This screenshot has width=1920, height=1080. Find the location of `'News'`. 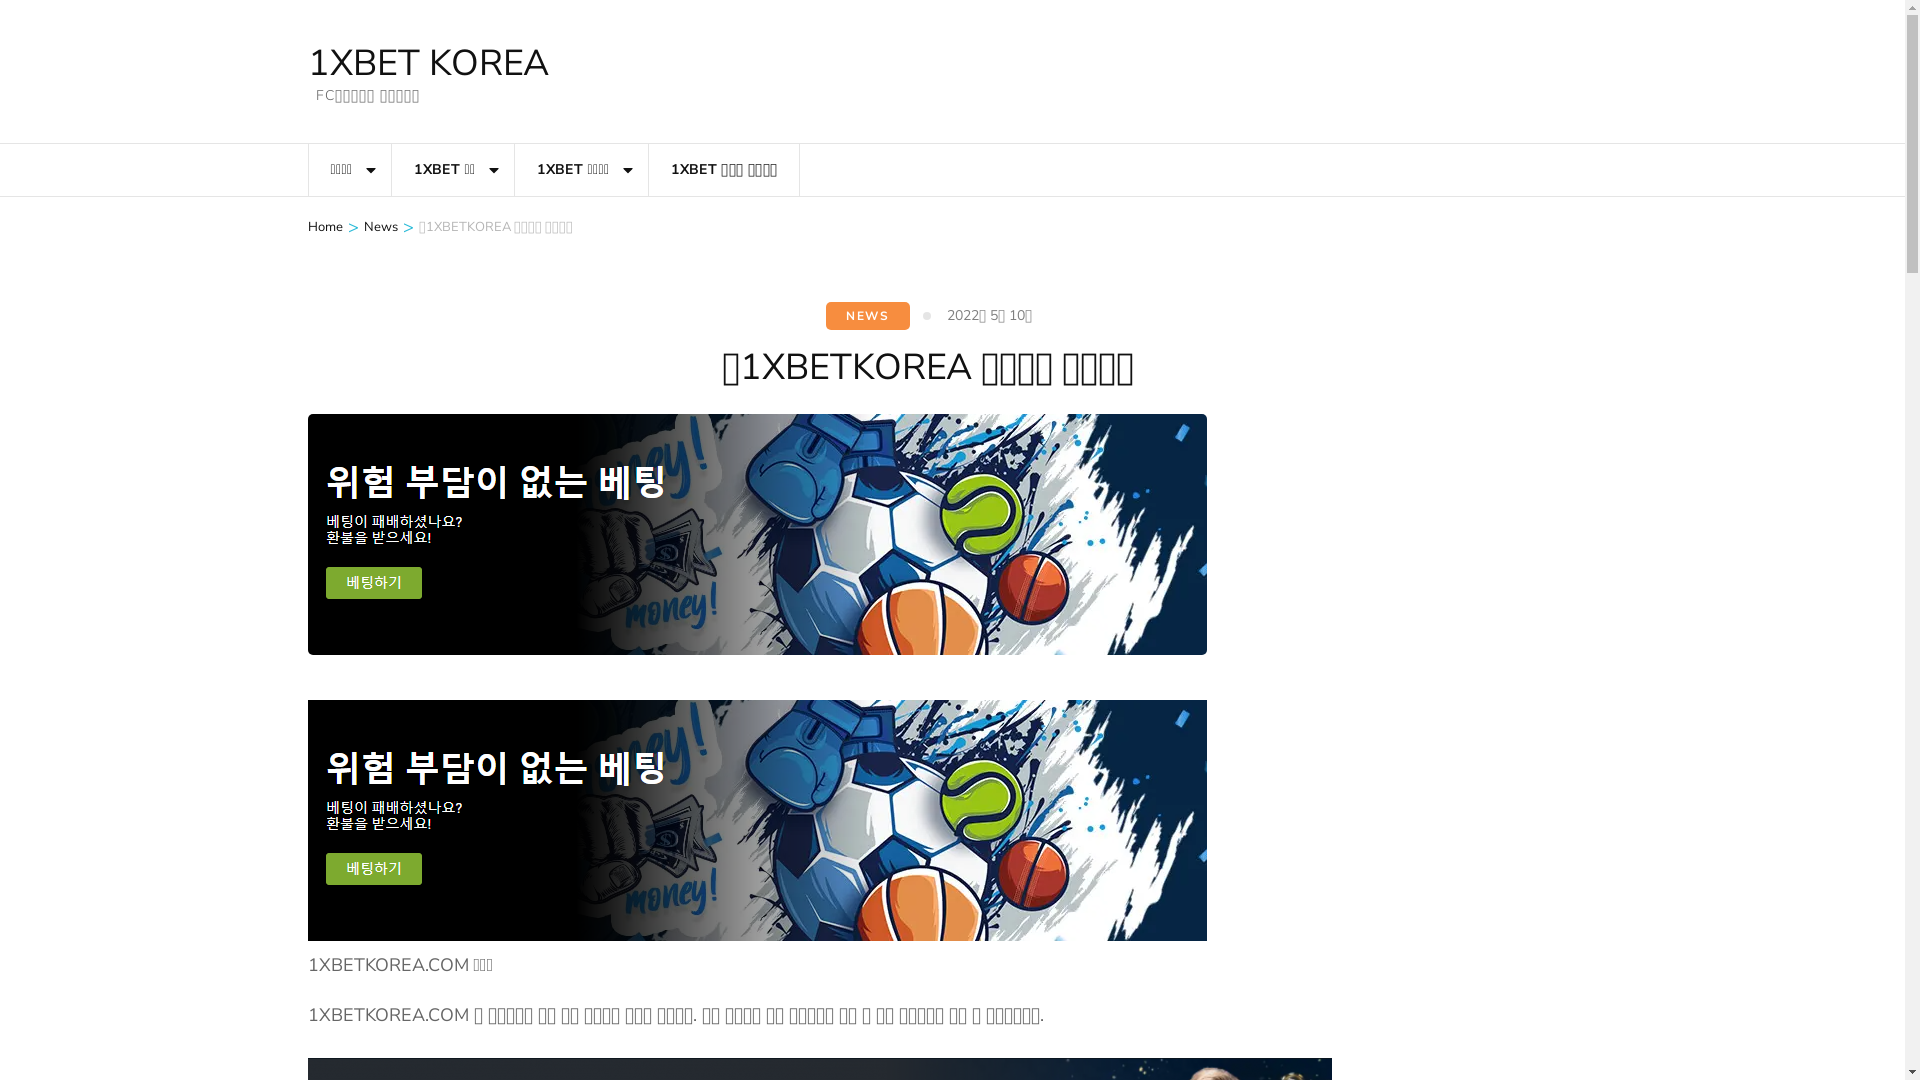

'News' is located at coordinates (380, 226).